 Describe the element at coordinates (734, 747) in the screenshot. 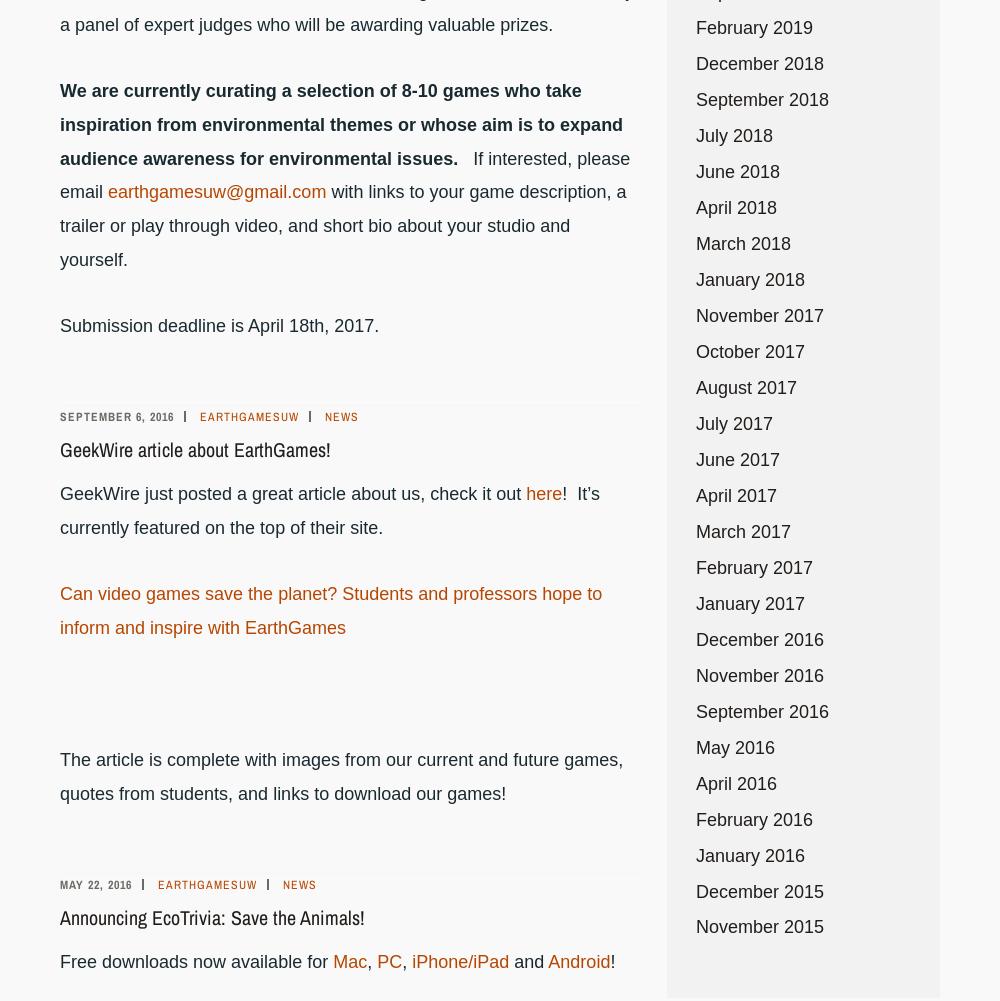

I see `'May 2016'` at that location.